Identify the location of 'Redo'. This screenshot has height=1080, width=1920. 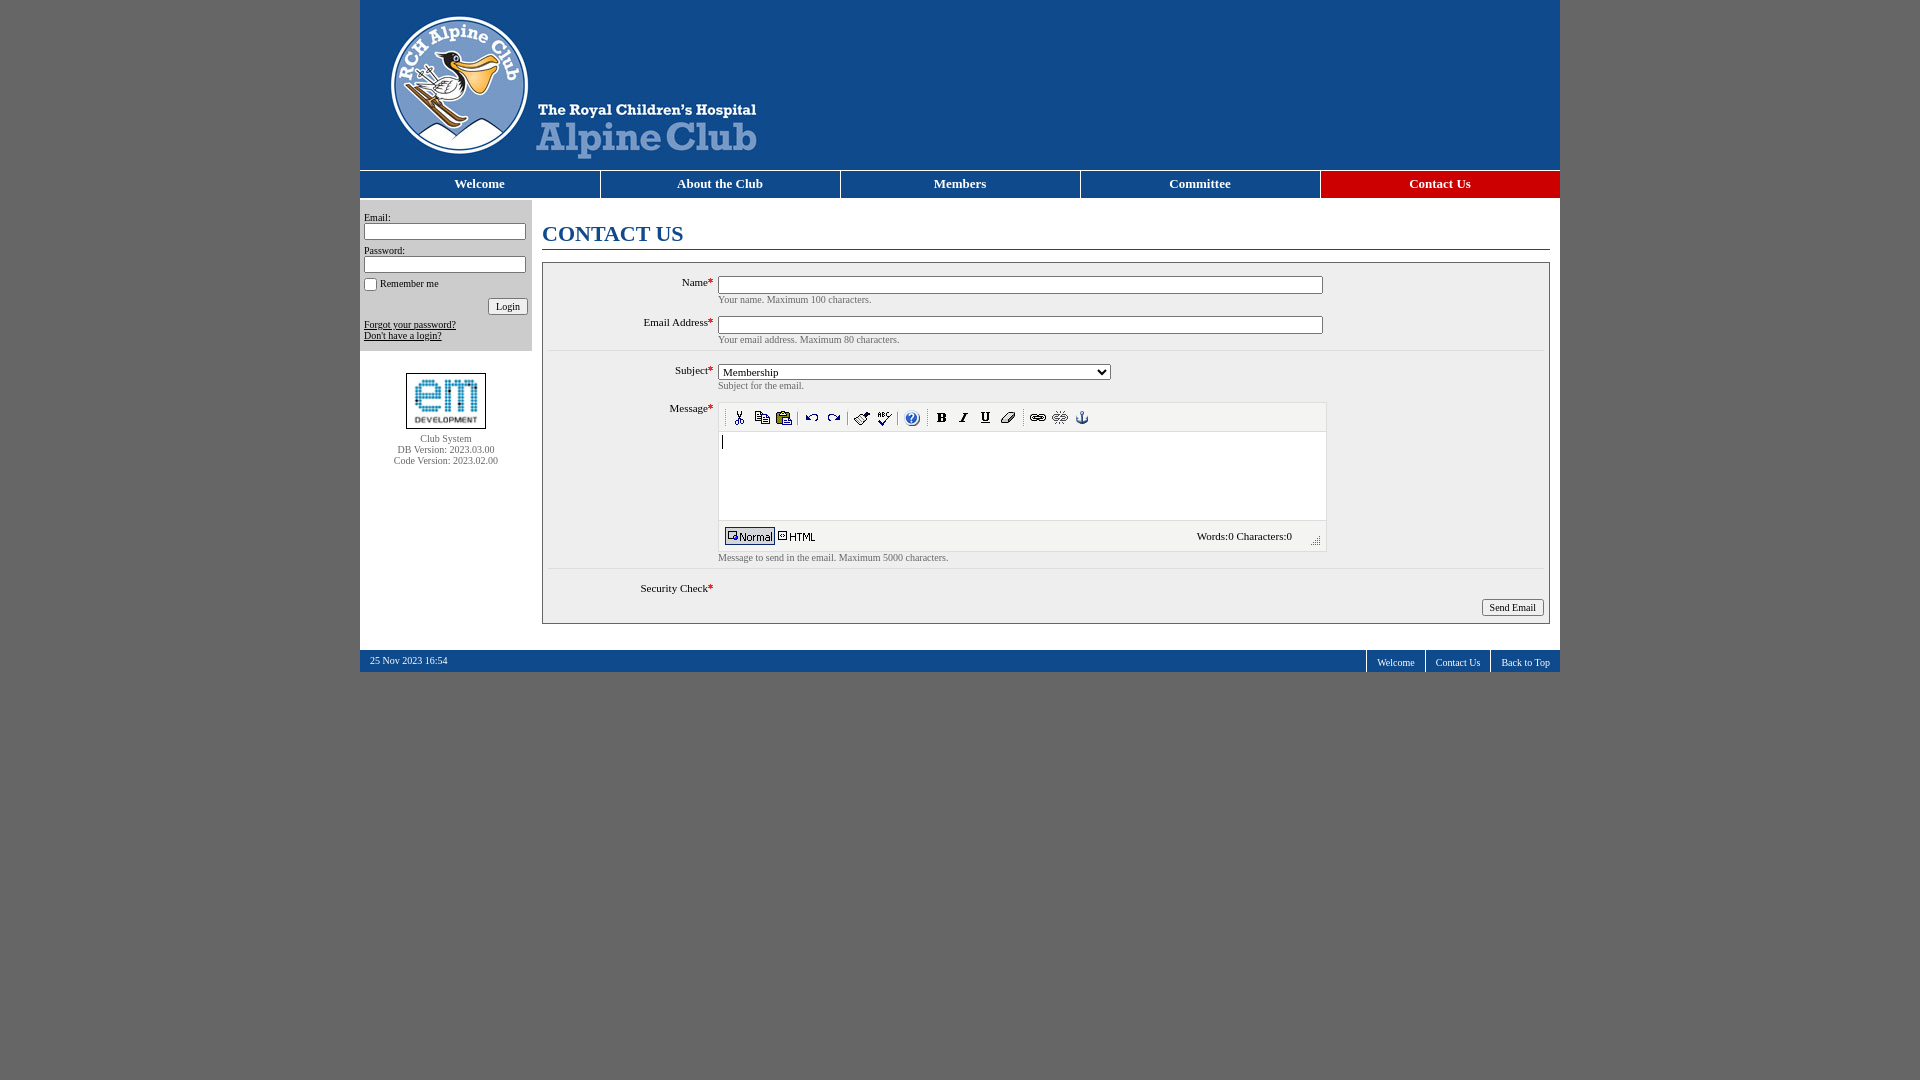
(834, 416).